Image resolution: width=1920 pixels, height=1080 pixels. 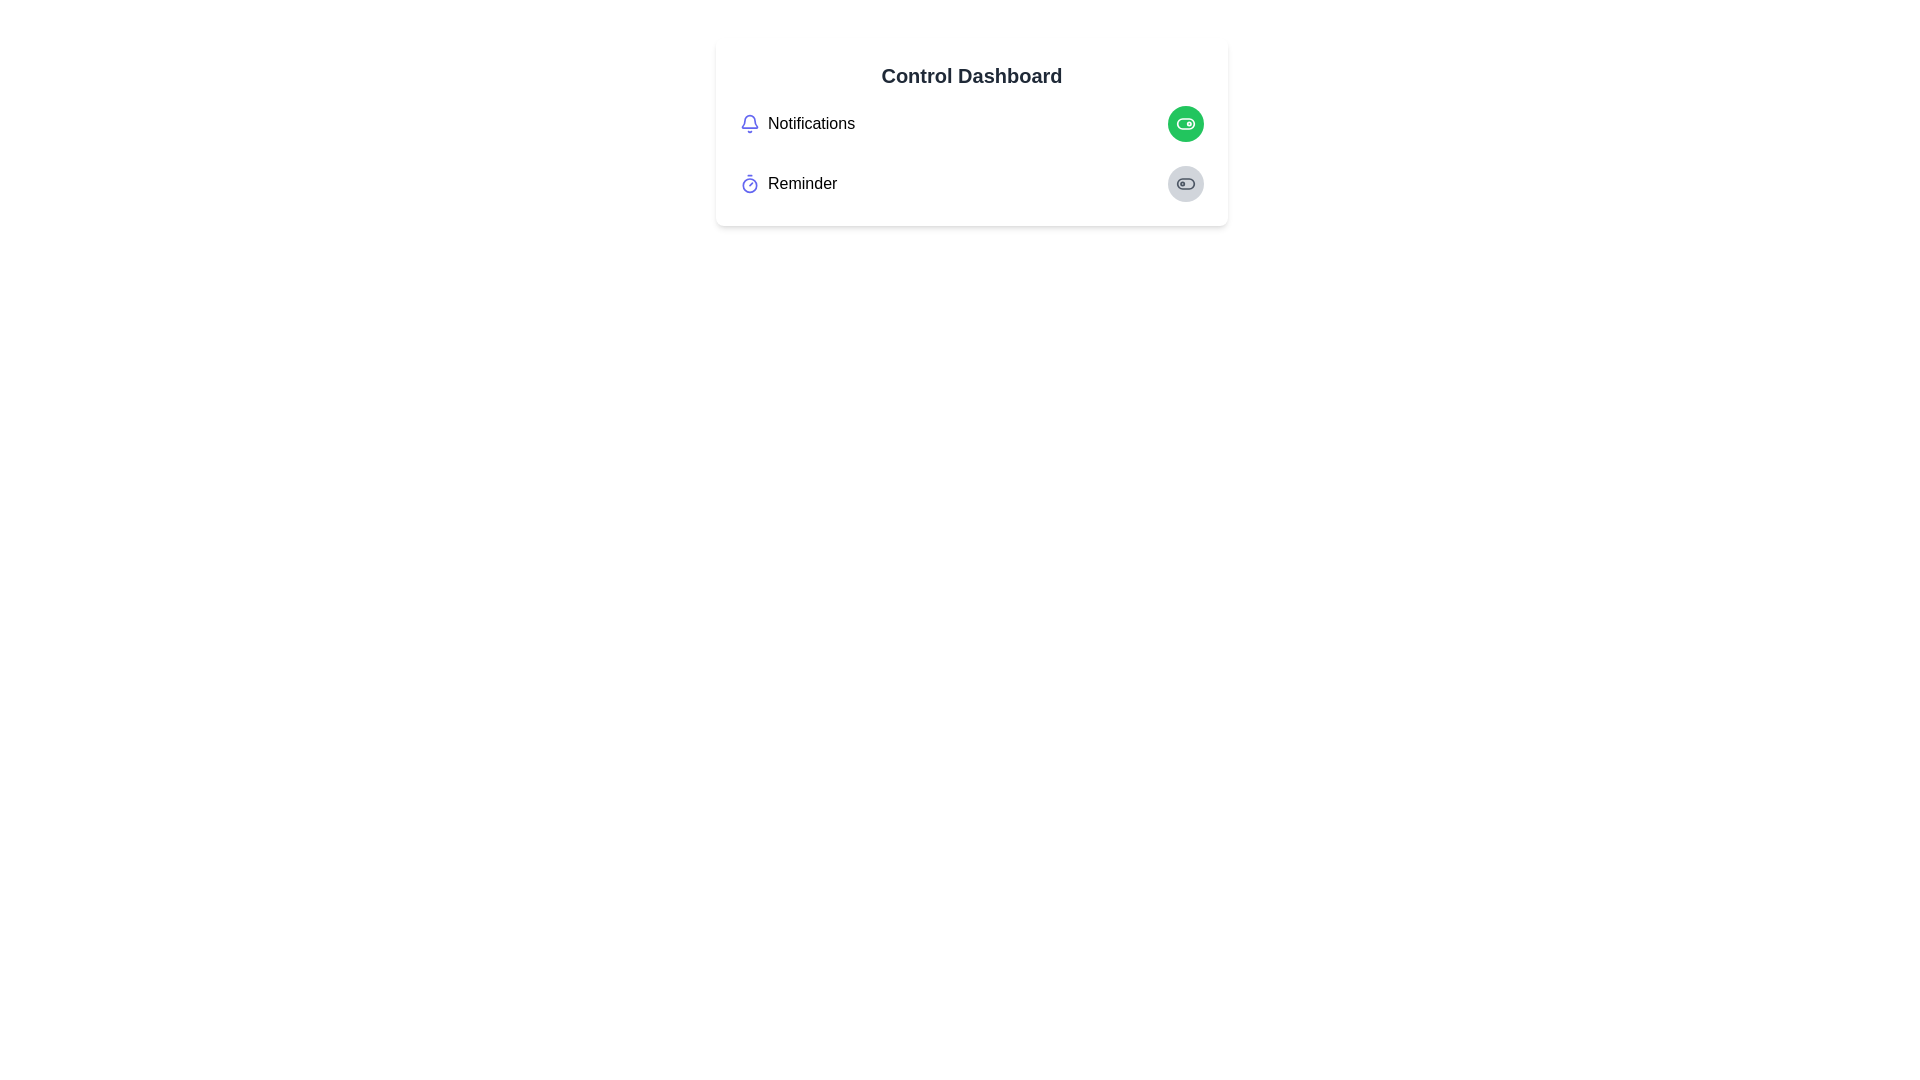 What do you see at coordinates (1185, 184) in the screenshot?
I see `the toggle switch in the 'Control Dashboard' interface, which is a circular button with a toggle icon` at bounding box center [1185, 184].